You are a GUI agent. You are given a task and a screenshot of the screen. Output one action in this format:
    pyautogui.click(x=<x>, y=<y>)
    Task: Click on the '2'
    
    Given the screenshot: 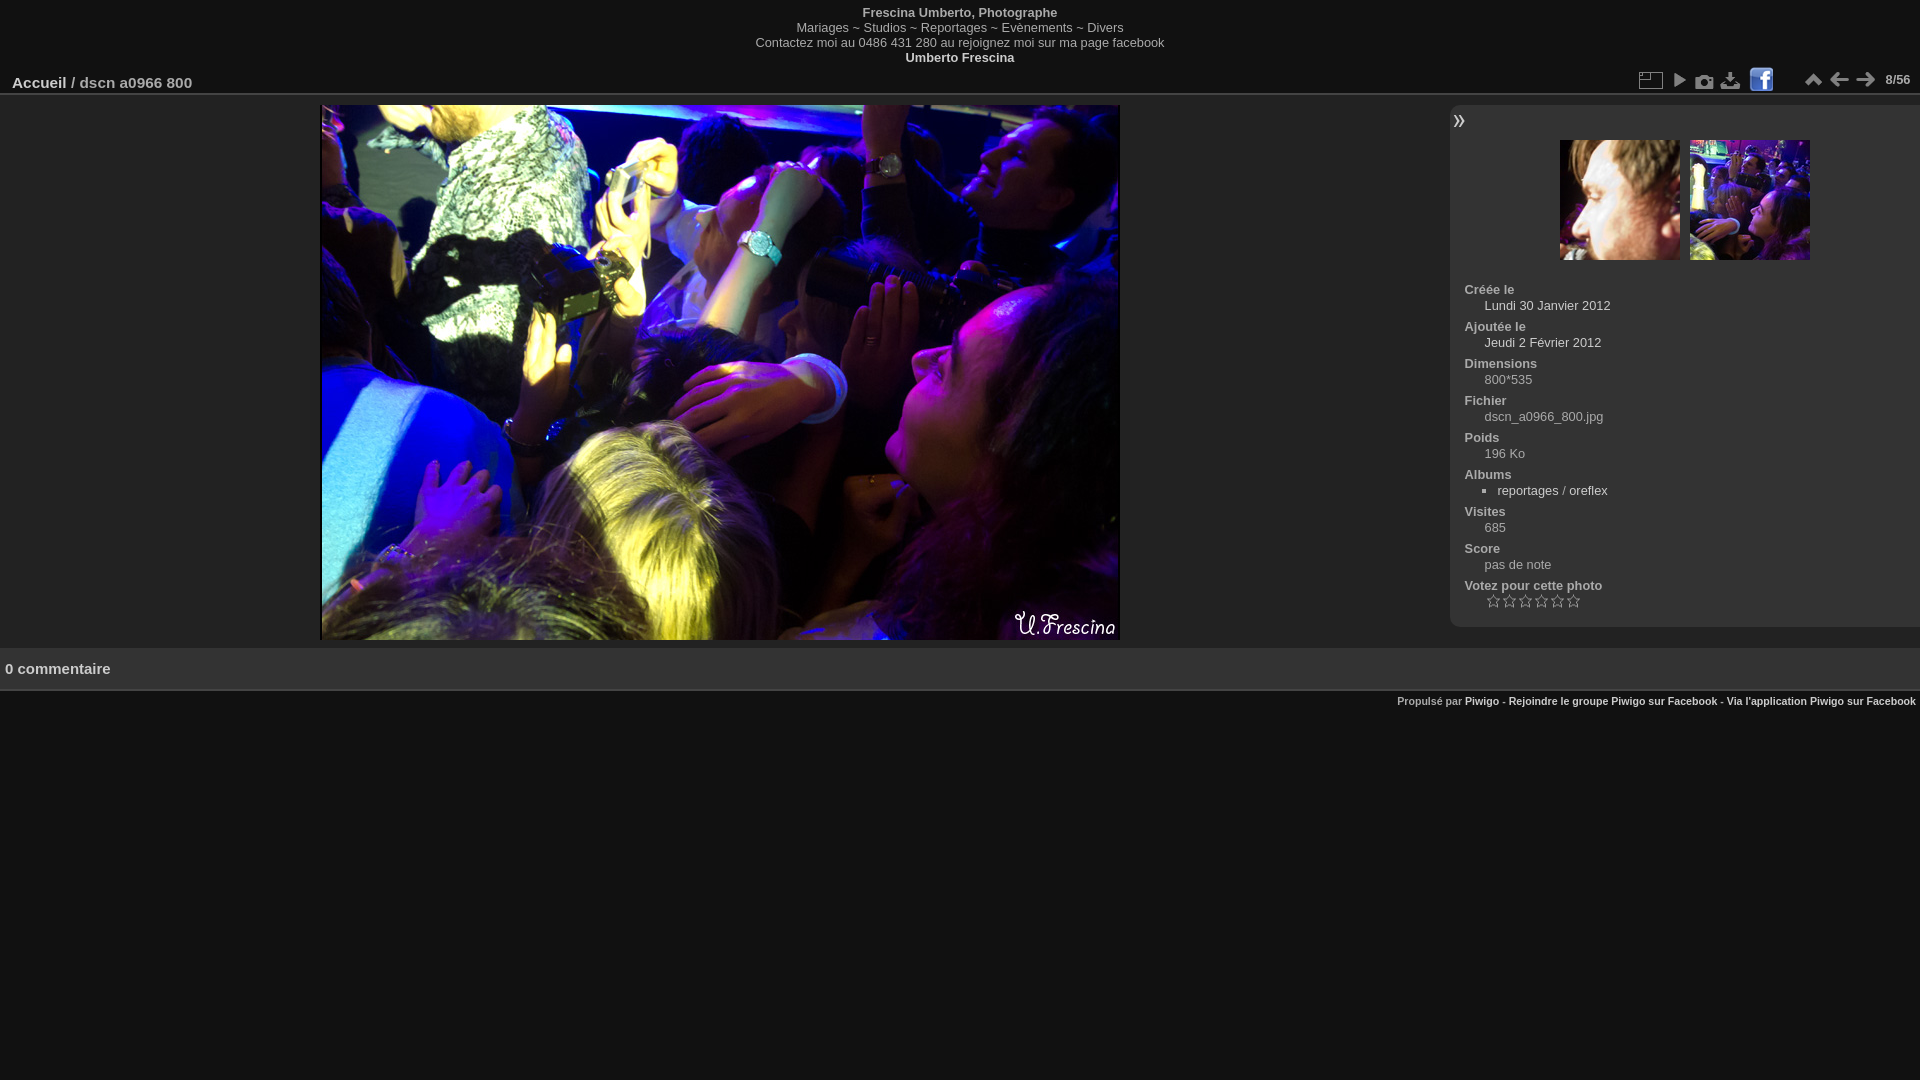 What is the action you would take?
    pyautogui.click(x=1524, y=600)
    